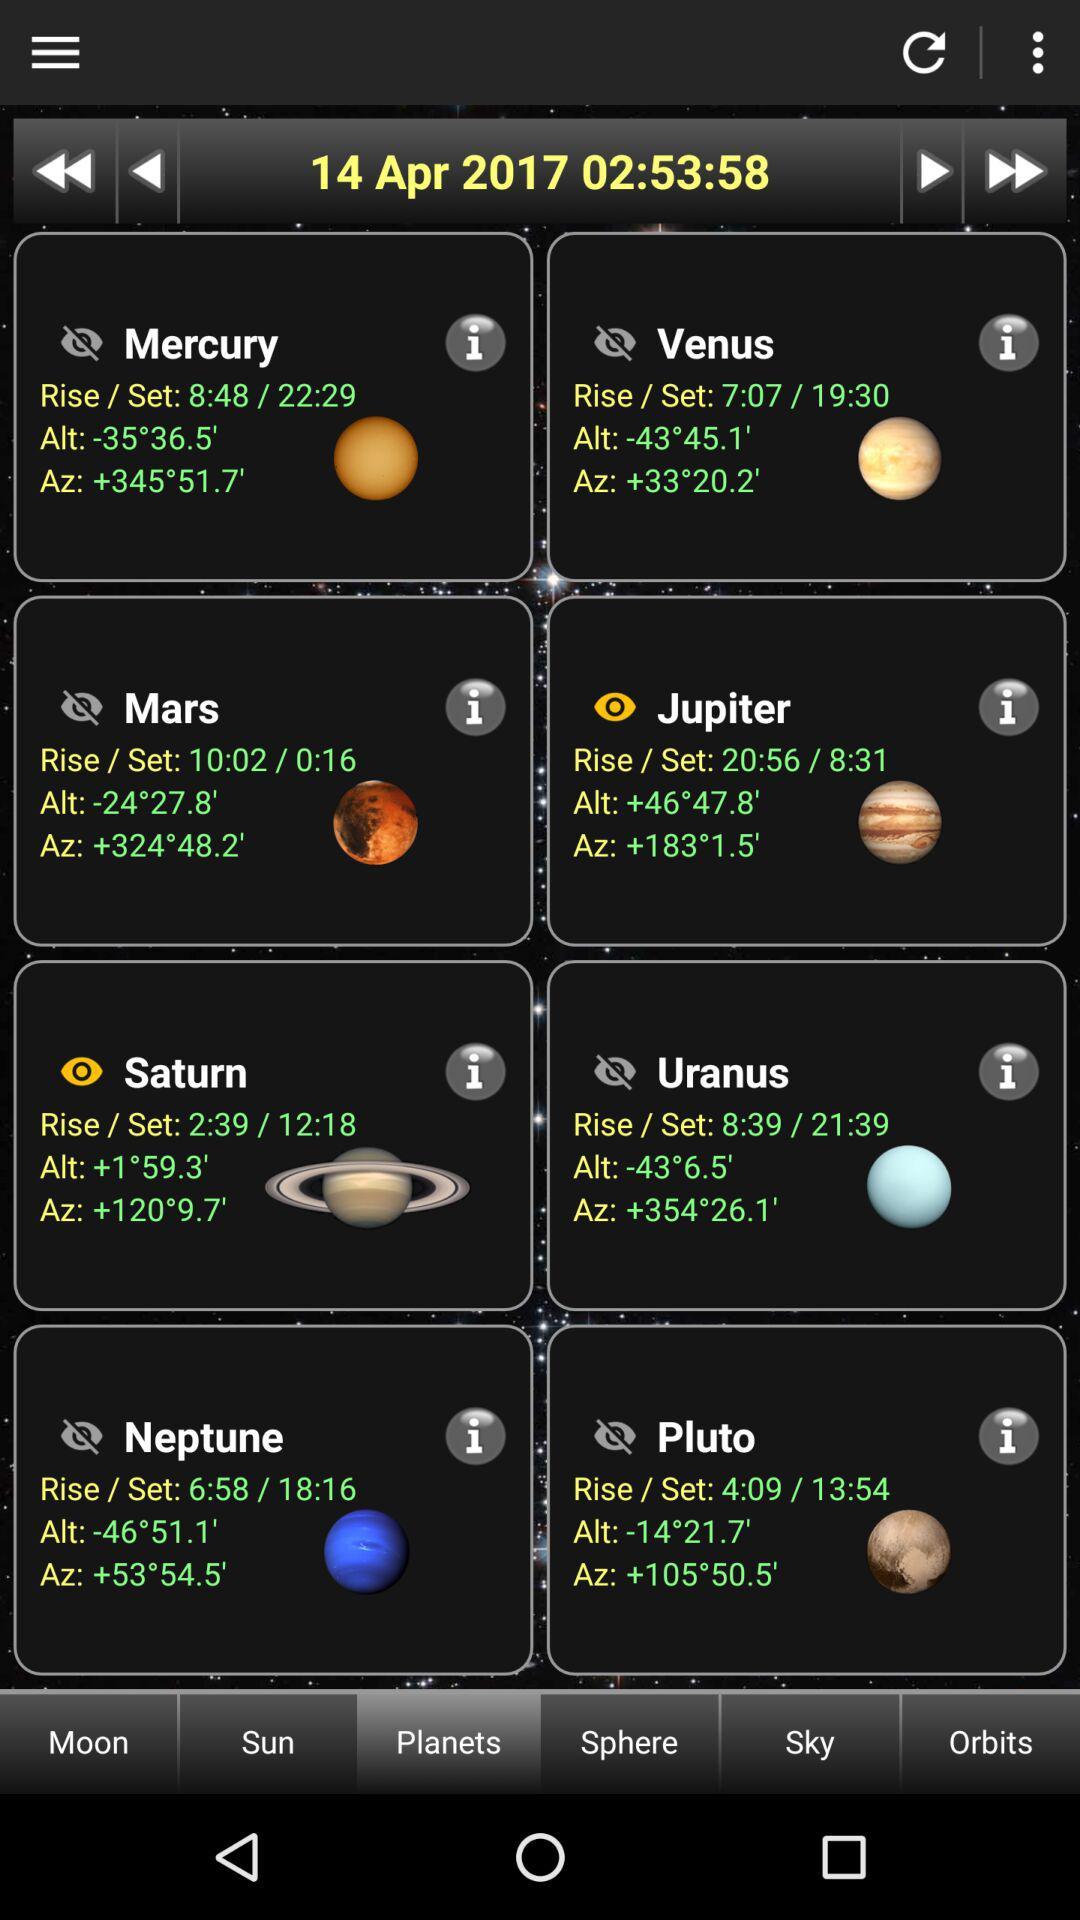 This screenshot has height=1920, width=1080. What do you see at coordinates (1008, 342) in the screenshot?
I see `more information` at bounding box center [1008, 342].